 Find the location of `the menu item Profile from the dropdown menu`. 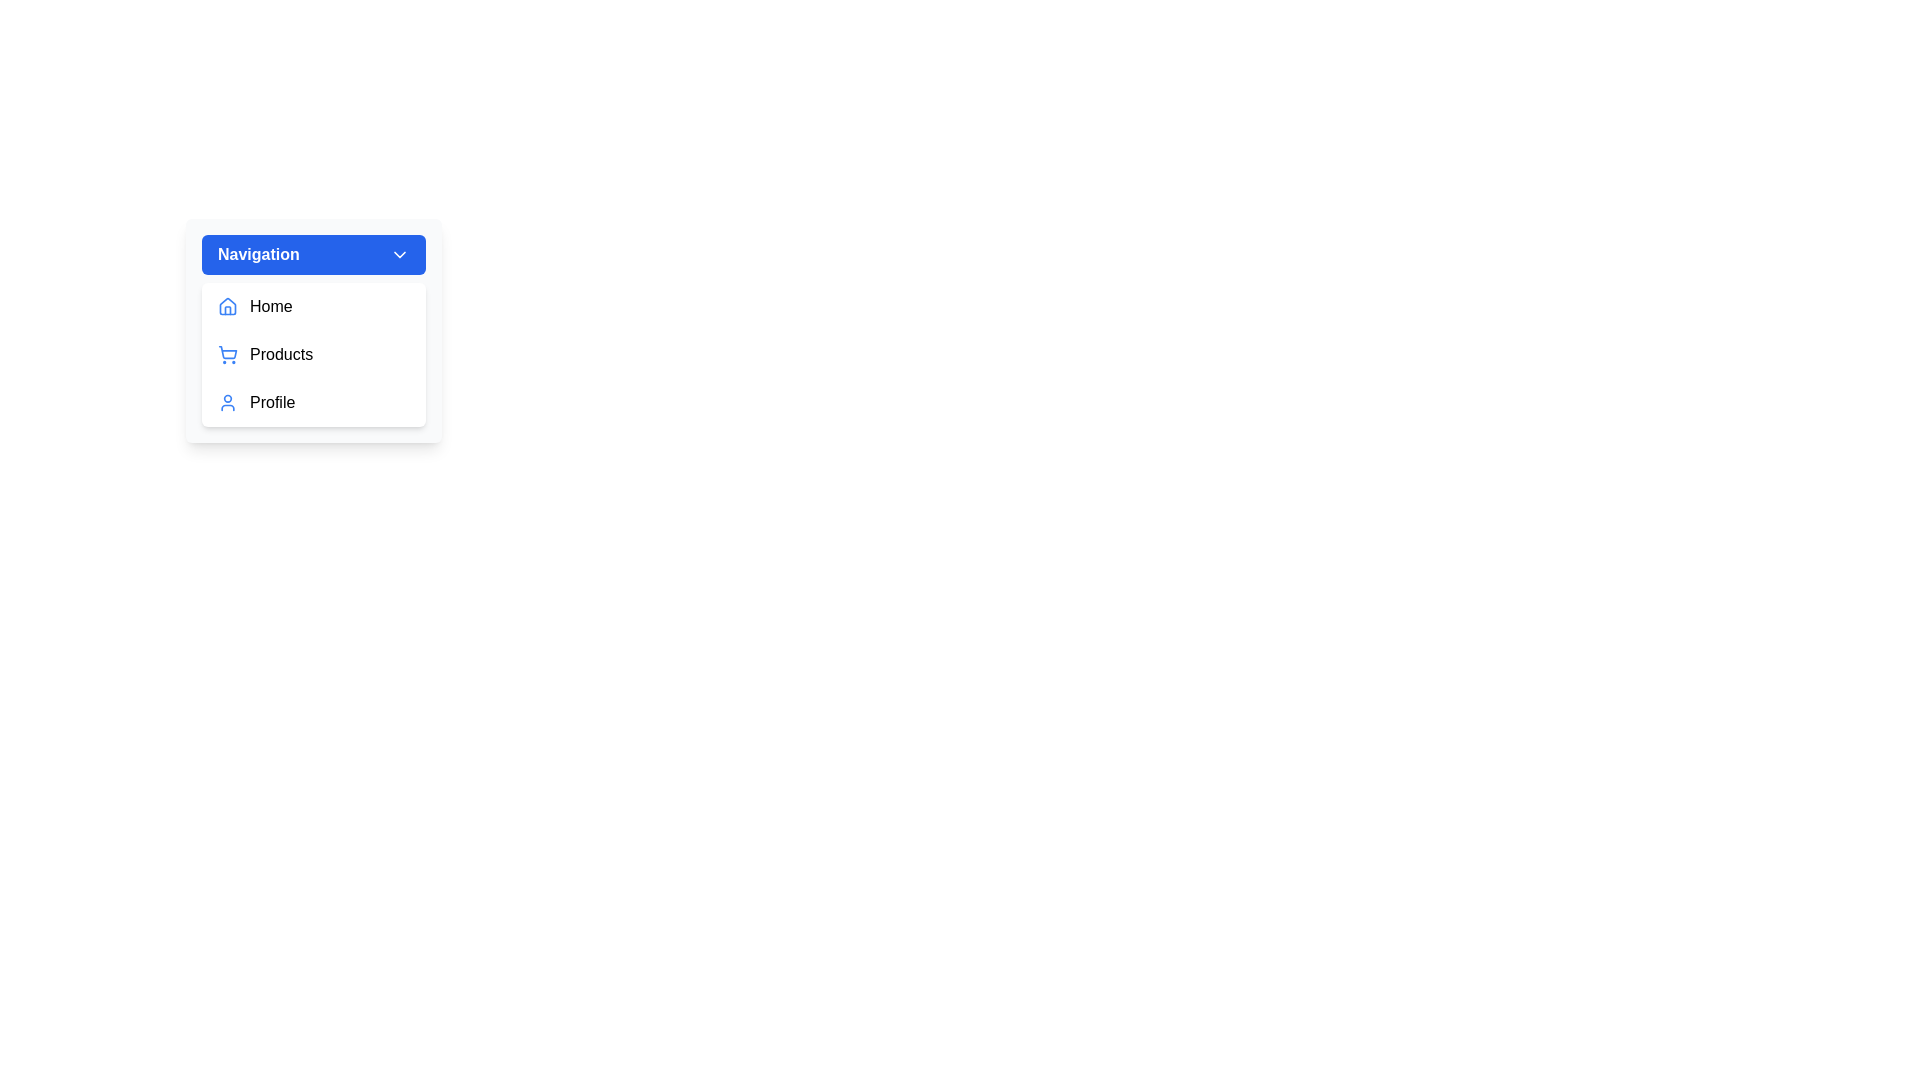

the menu item Profile from the dropdown menu is located at coordinates (312, 402).